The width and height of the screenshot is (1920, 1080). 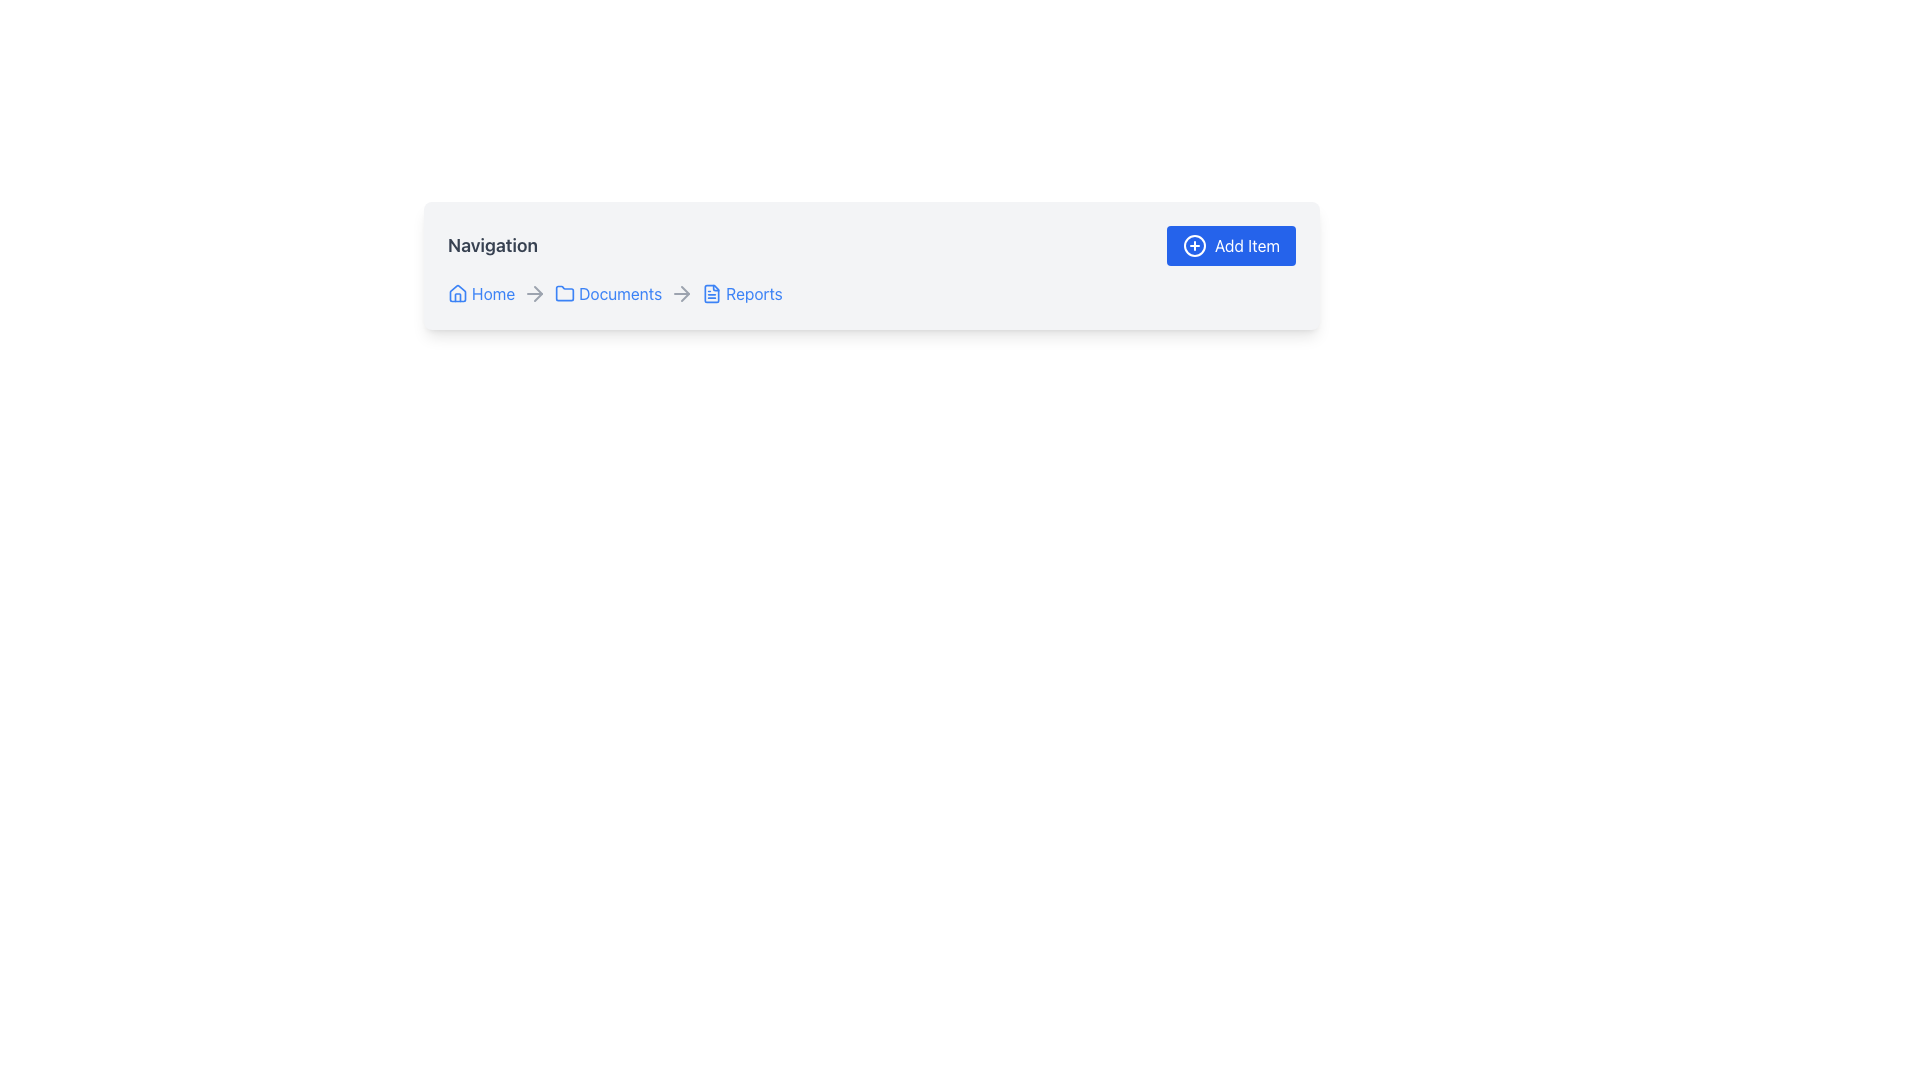 What do you see at coordinates (493, 245) in the screenshot?
I see `the 'Navigation' text label, which is a bold, larger font heading styled in dark gray, located at the top-left side of the interface, distinct from the 'Add Item' button and breadcrumb navigation links` at bounding box center [493, 245].